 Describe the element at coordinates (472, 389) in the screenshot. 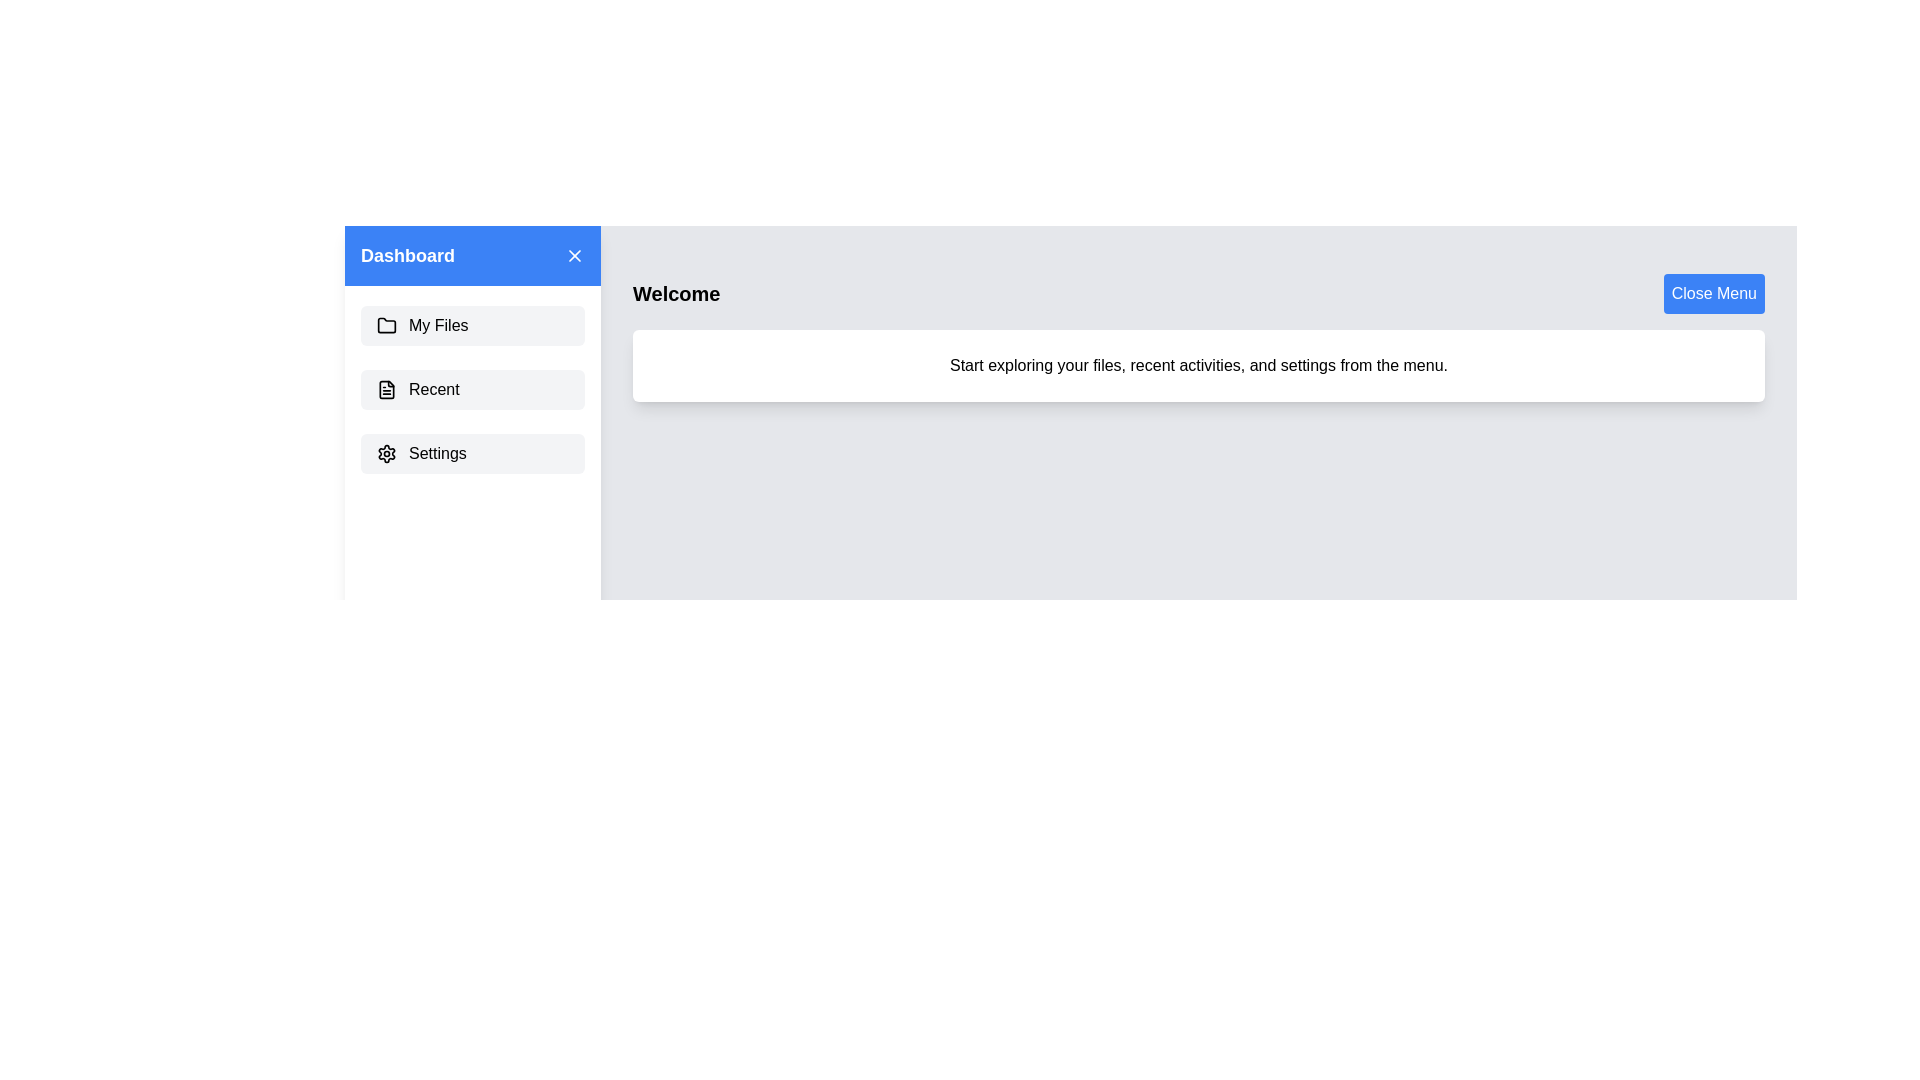

I see `the menu item Recent to observe the hover effect` at that location.